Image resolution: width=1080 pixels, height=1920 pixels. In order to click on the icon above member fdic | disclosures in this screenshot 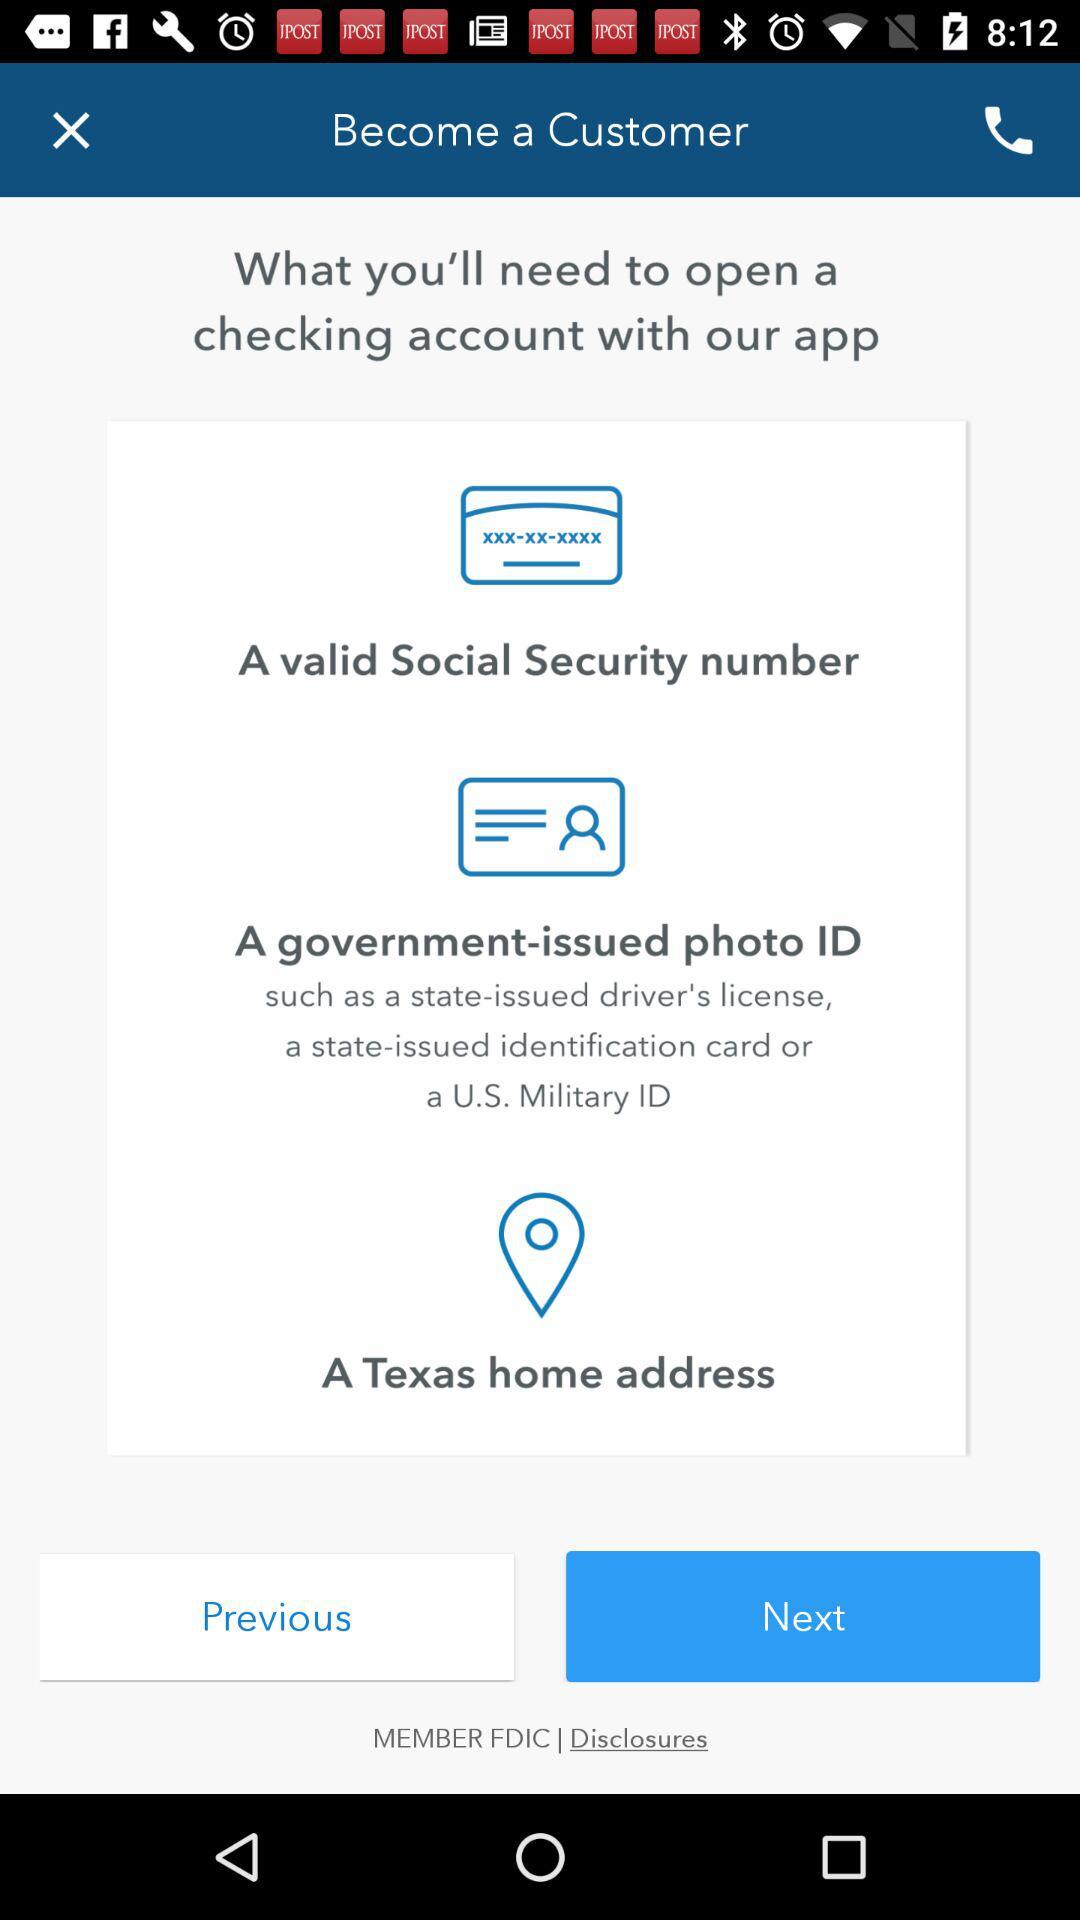, I will do `click(276, 1617)`.